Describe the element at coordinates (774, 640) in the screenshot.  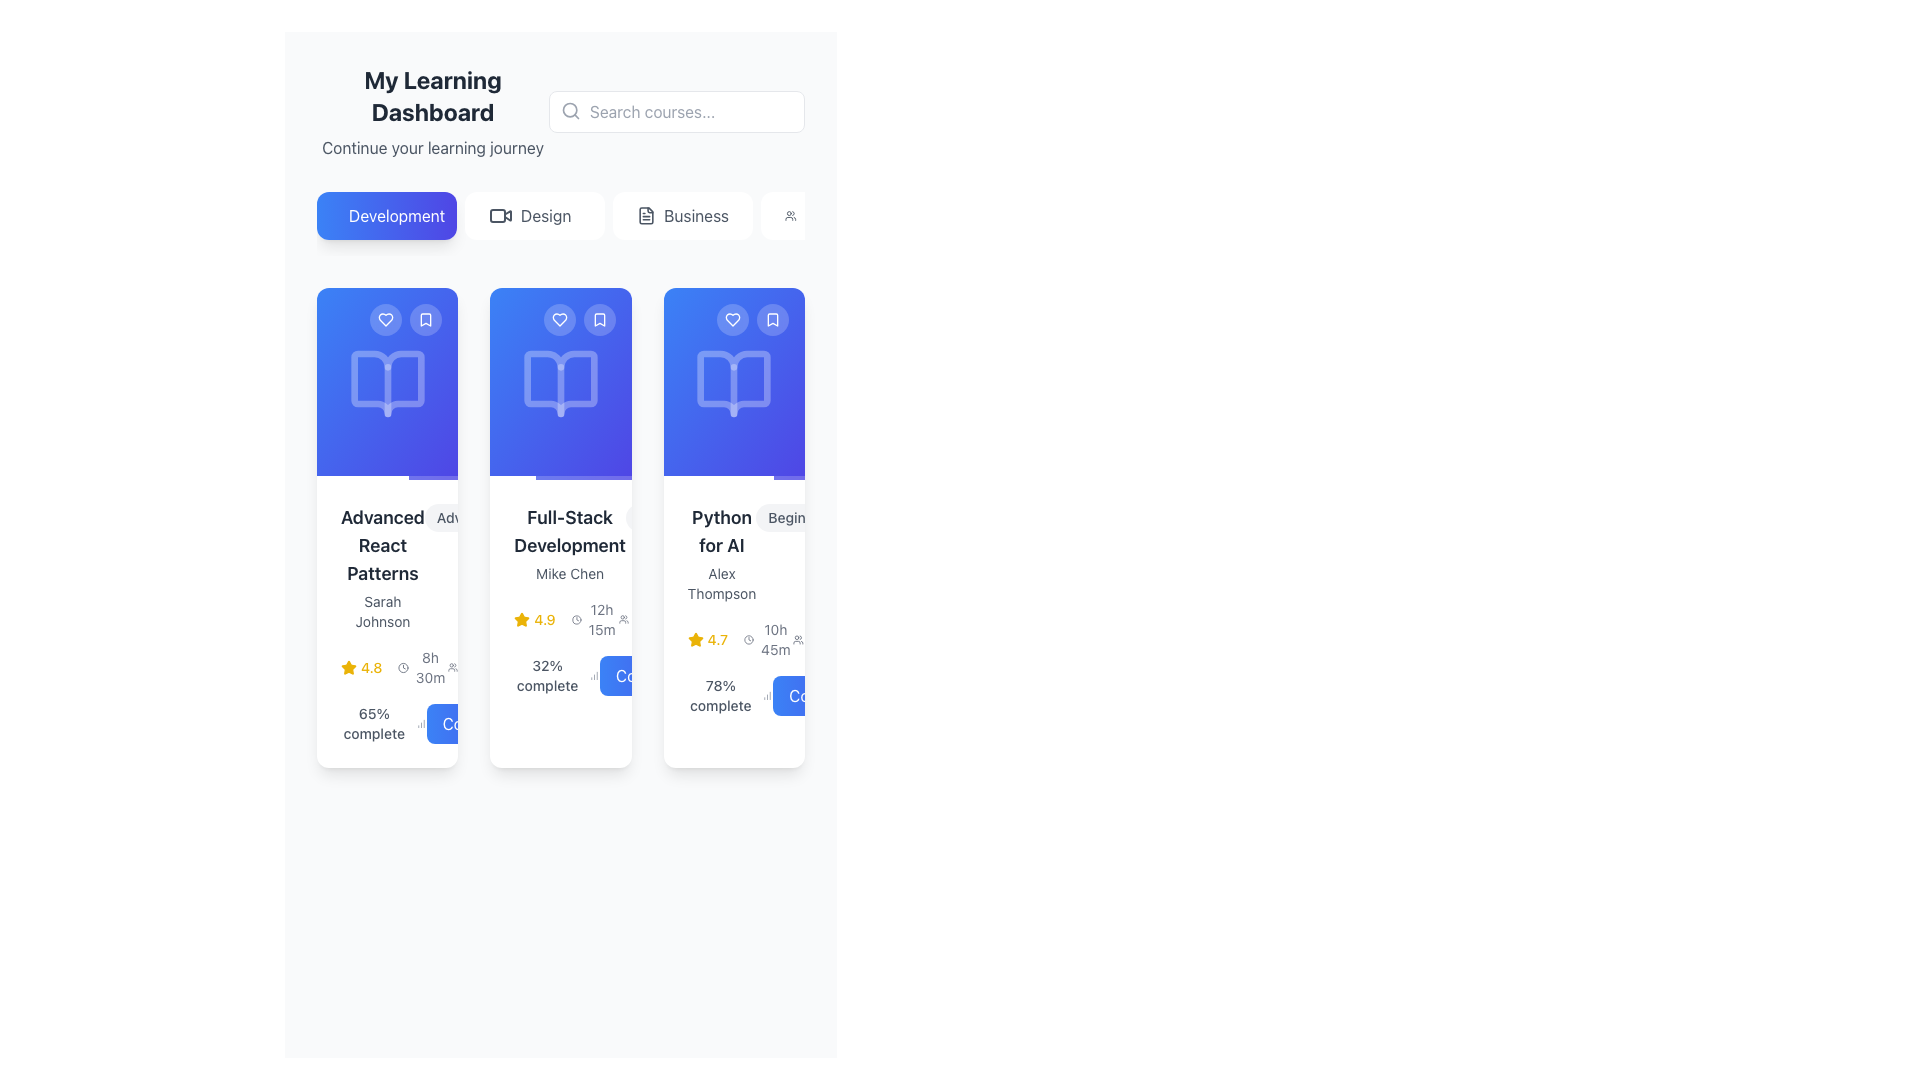
I see `time information displayed in the text label showing '10h 45m' located in the bottom right section of the third course card, adjacent to a clock icon` at that location.